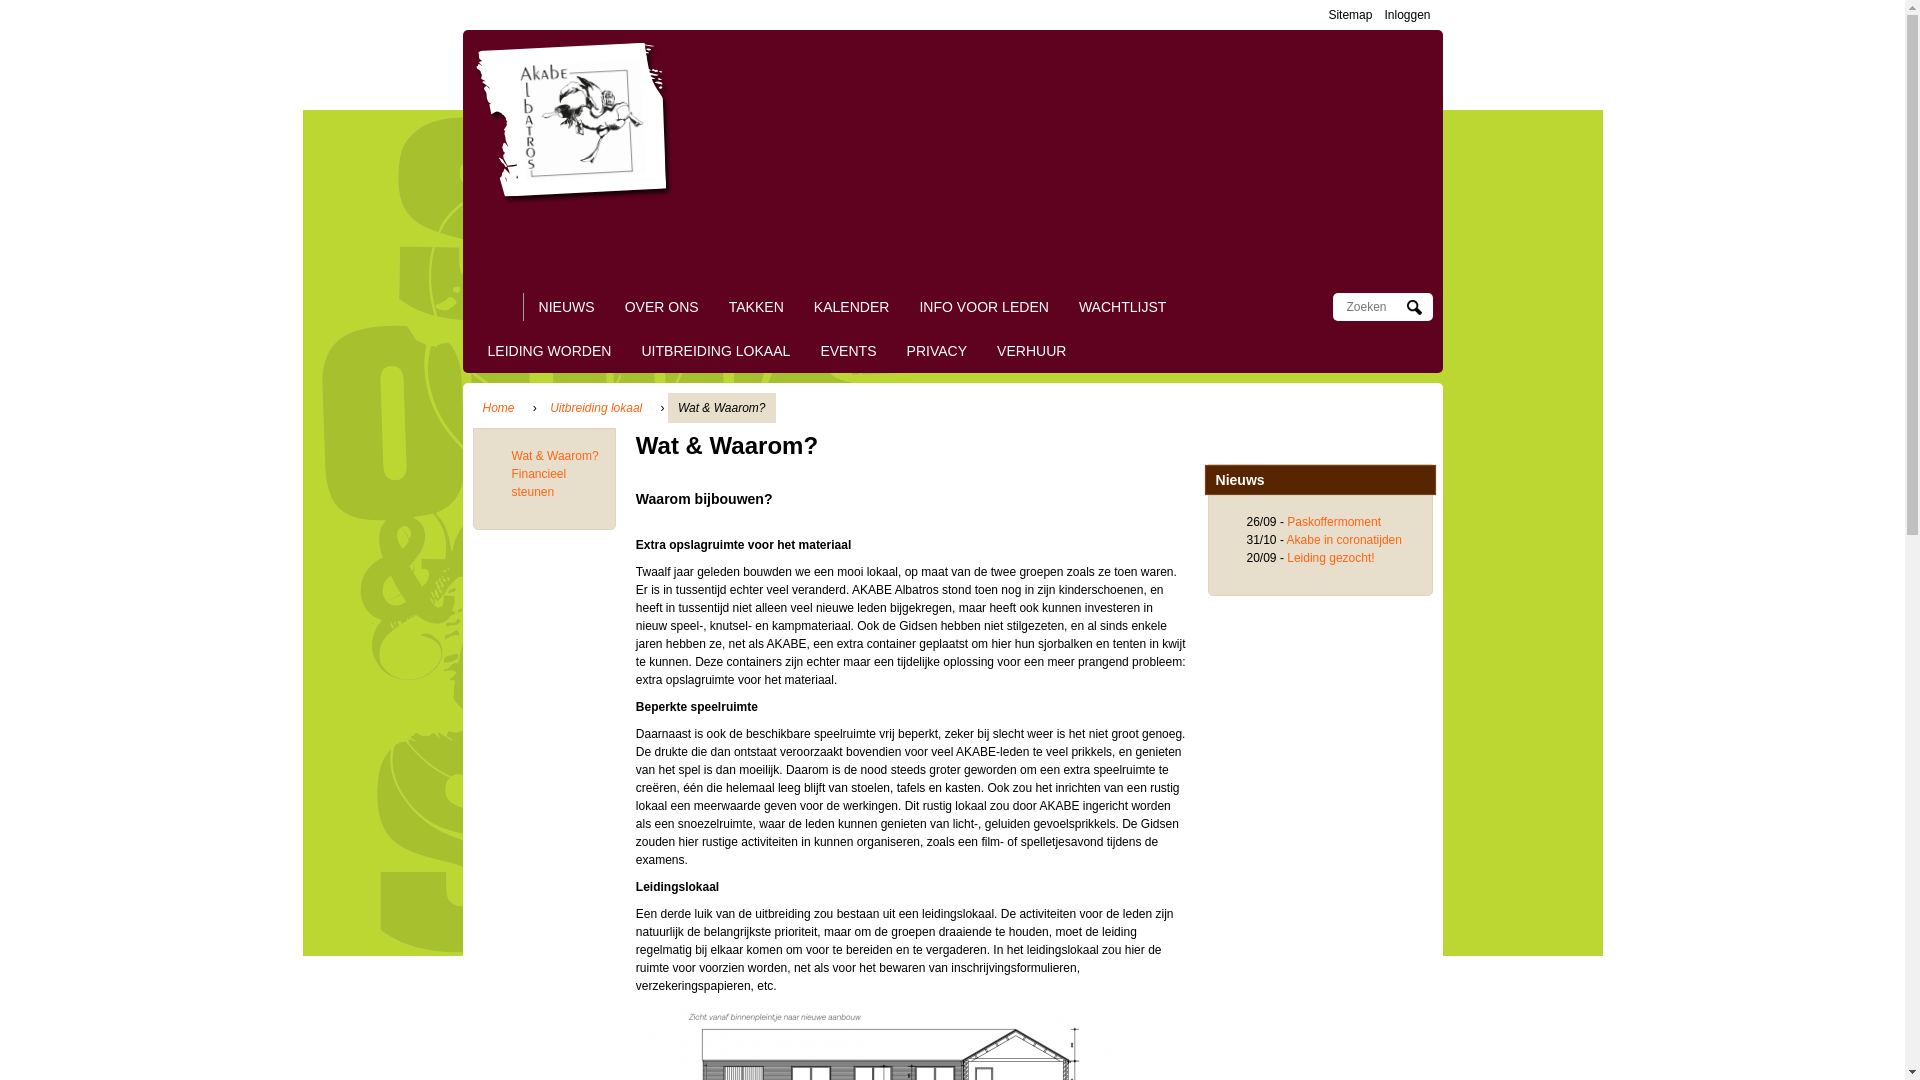 This screenshot has height=1080, width=1920. What do you see at coordinates (1330, 558) in the screenshot?
I see `'Leiding gezocht!'` at bounding box center [1330, 558].